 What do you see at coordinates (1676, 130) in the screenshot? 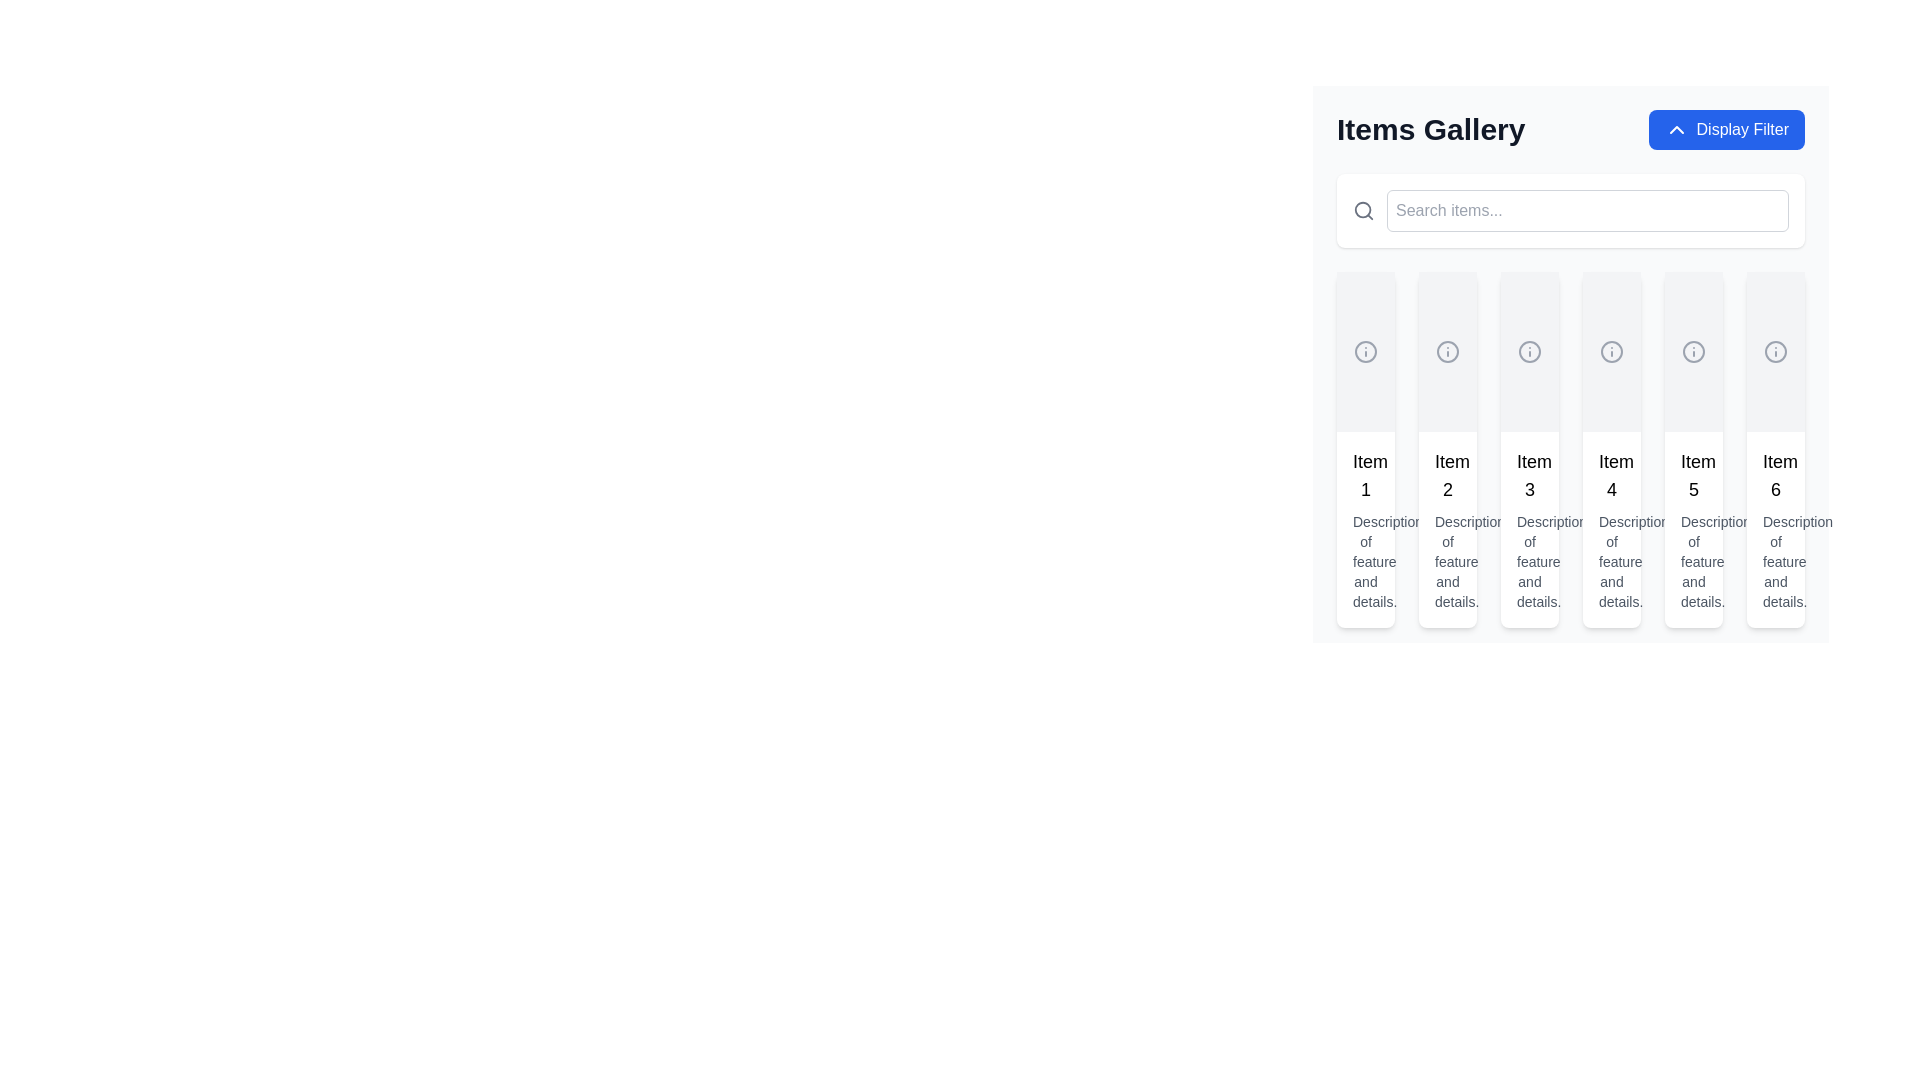
I see `the upward chevron icon inside the 'Display Filter' button in the top right corner of the 'Items Gallery' interface` at bounding box center [1676, 130].